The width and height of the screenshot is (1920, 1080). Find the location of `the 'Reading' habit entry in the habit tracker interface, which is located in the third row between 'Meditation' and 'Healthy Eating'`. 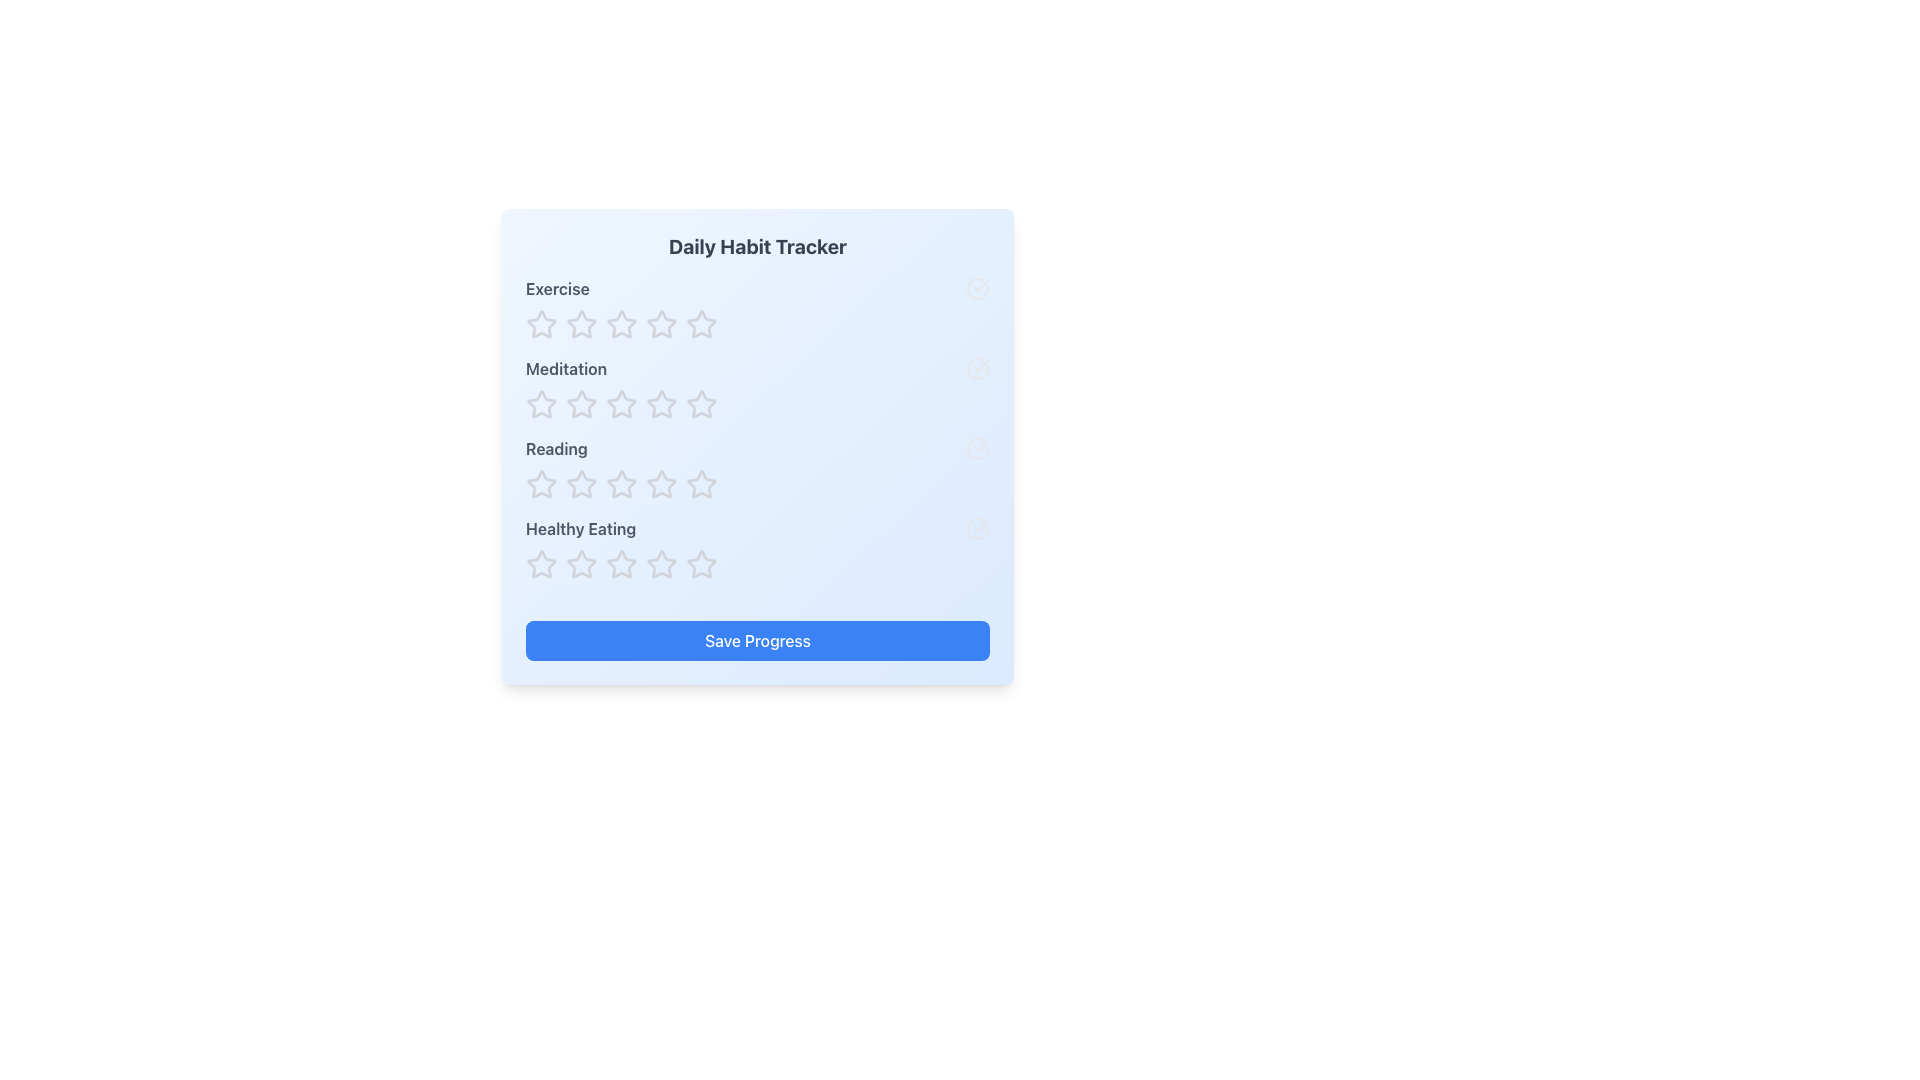

the 'Reading' habit entry in the habit tracker interface, which is located in the third row between 'Meditation' and 'Healthy Eating' is located at coordinates (757, 447).